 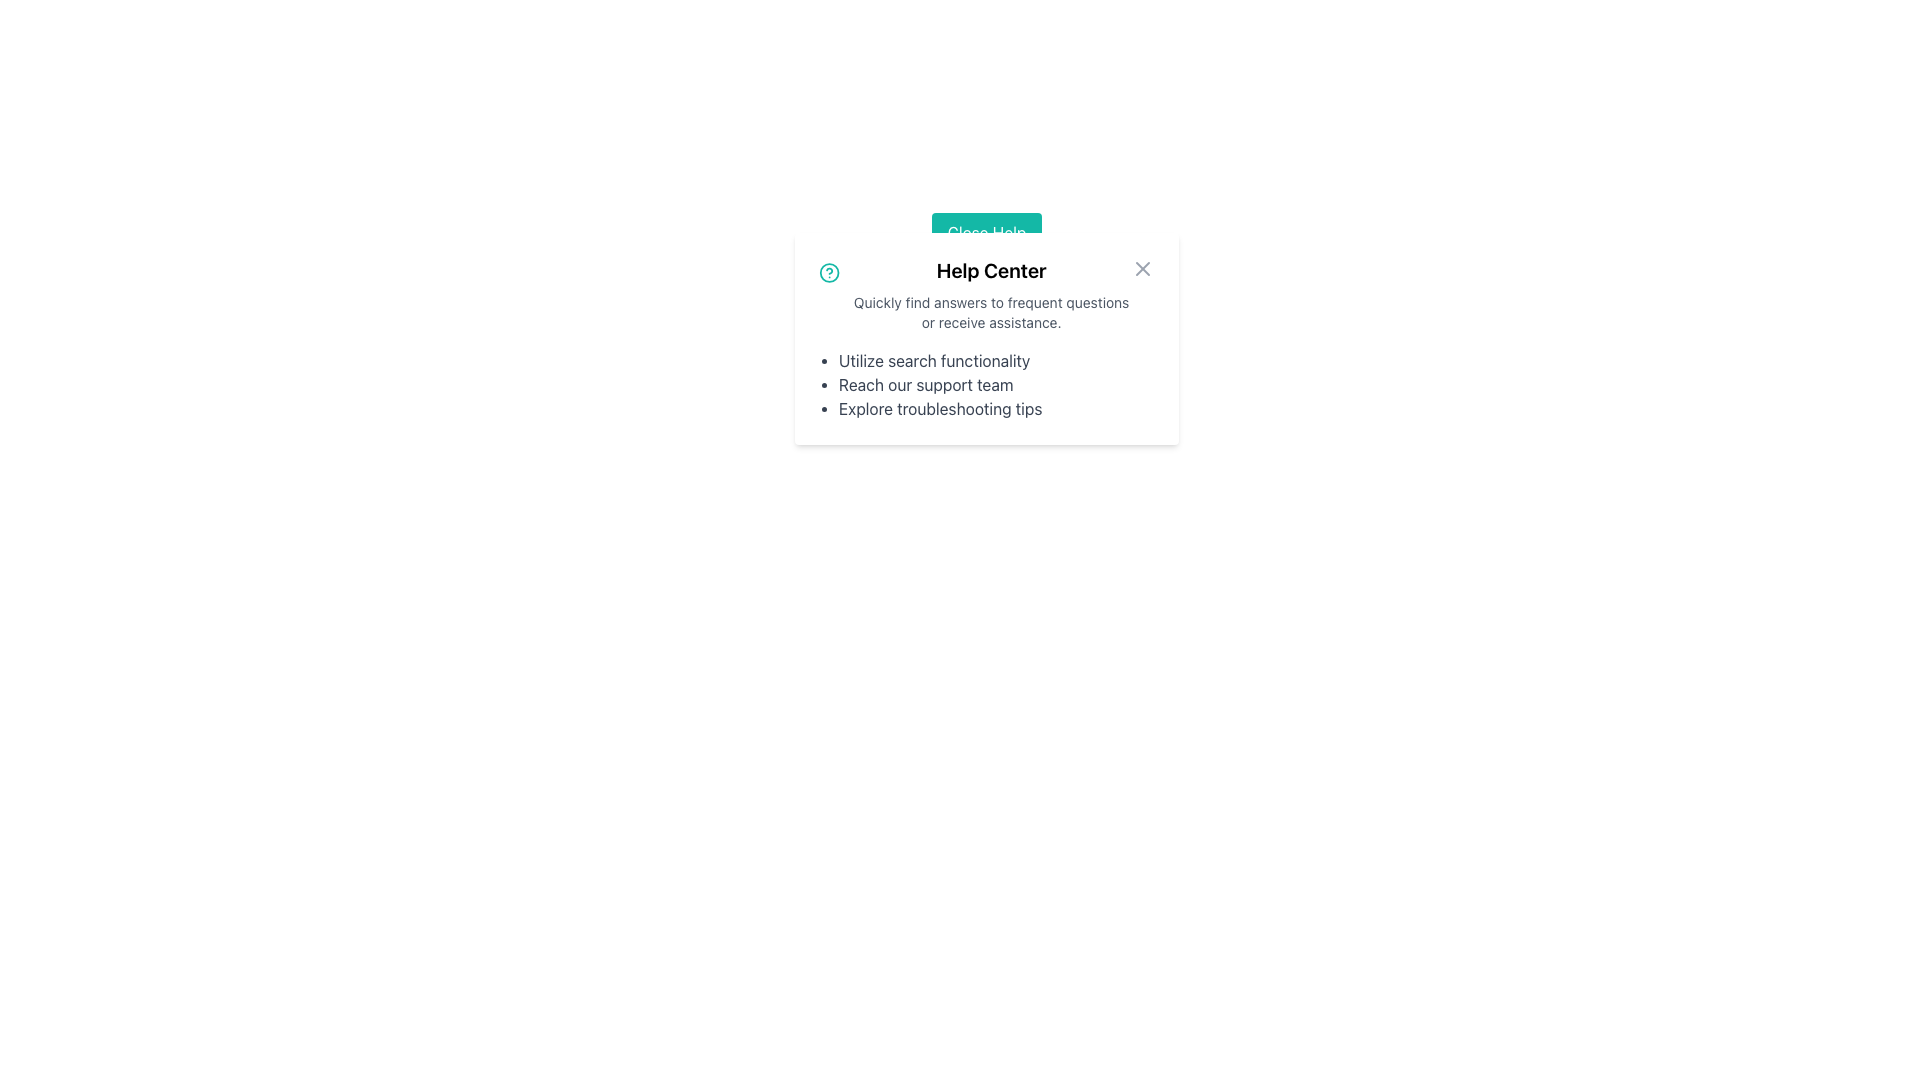 What do you see at coordinates (997, 407) in the screenshot?
I see `the third item in the bulleted list within the help center popup that provides troubleshooting advice` at bounding box center [997, 407].